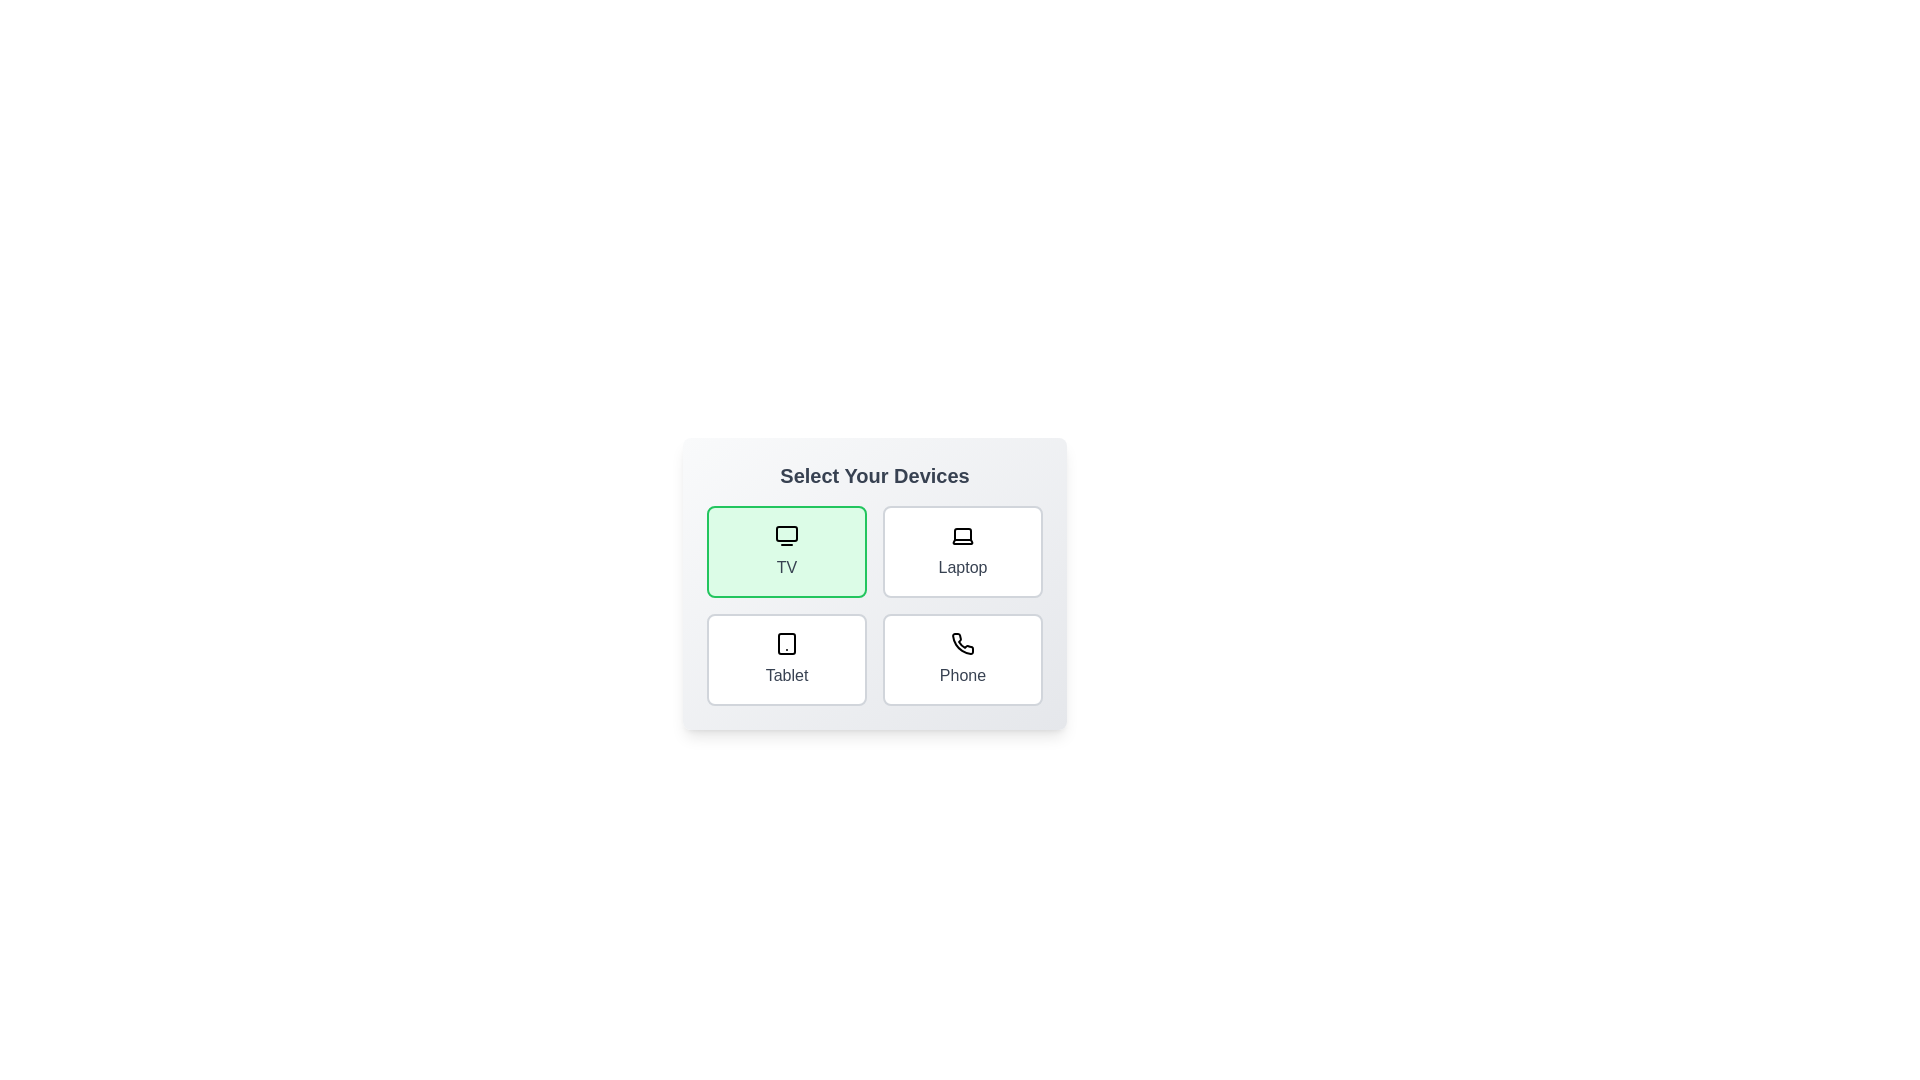  Describe the element at coordinates (963, 551) in the screenshot. I see `the button corresponding to the device Laptop to toggle its selection` at that location.